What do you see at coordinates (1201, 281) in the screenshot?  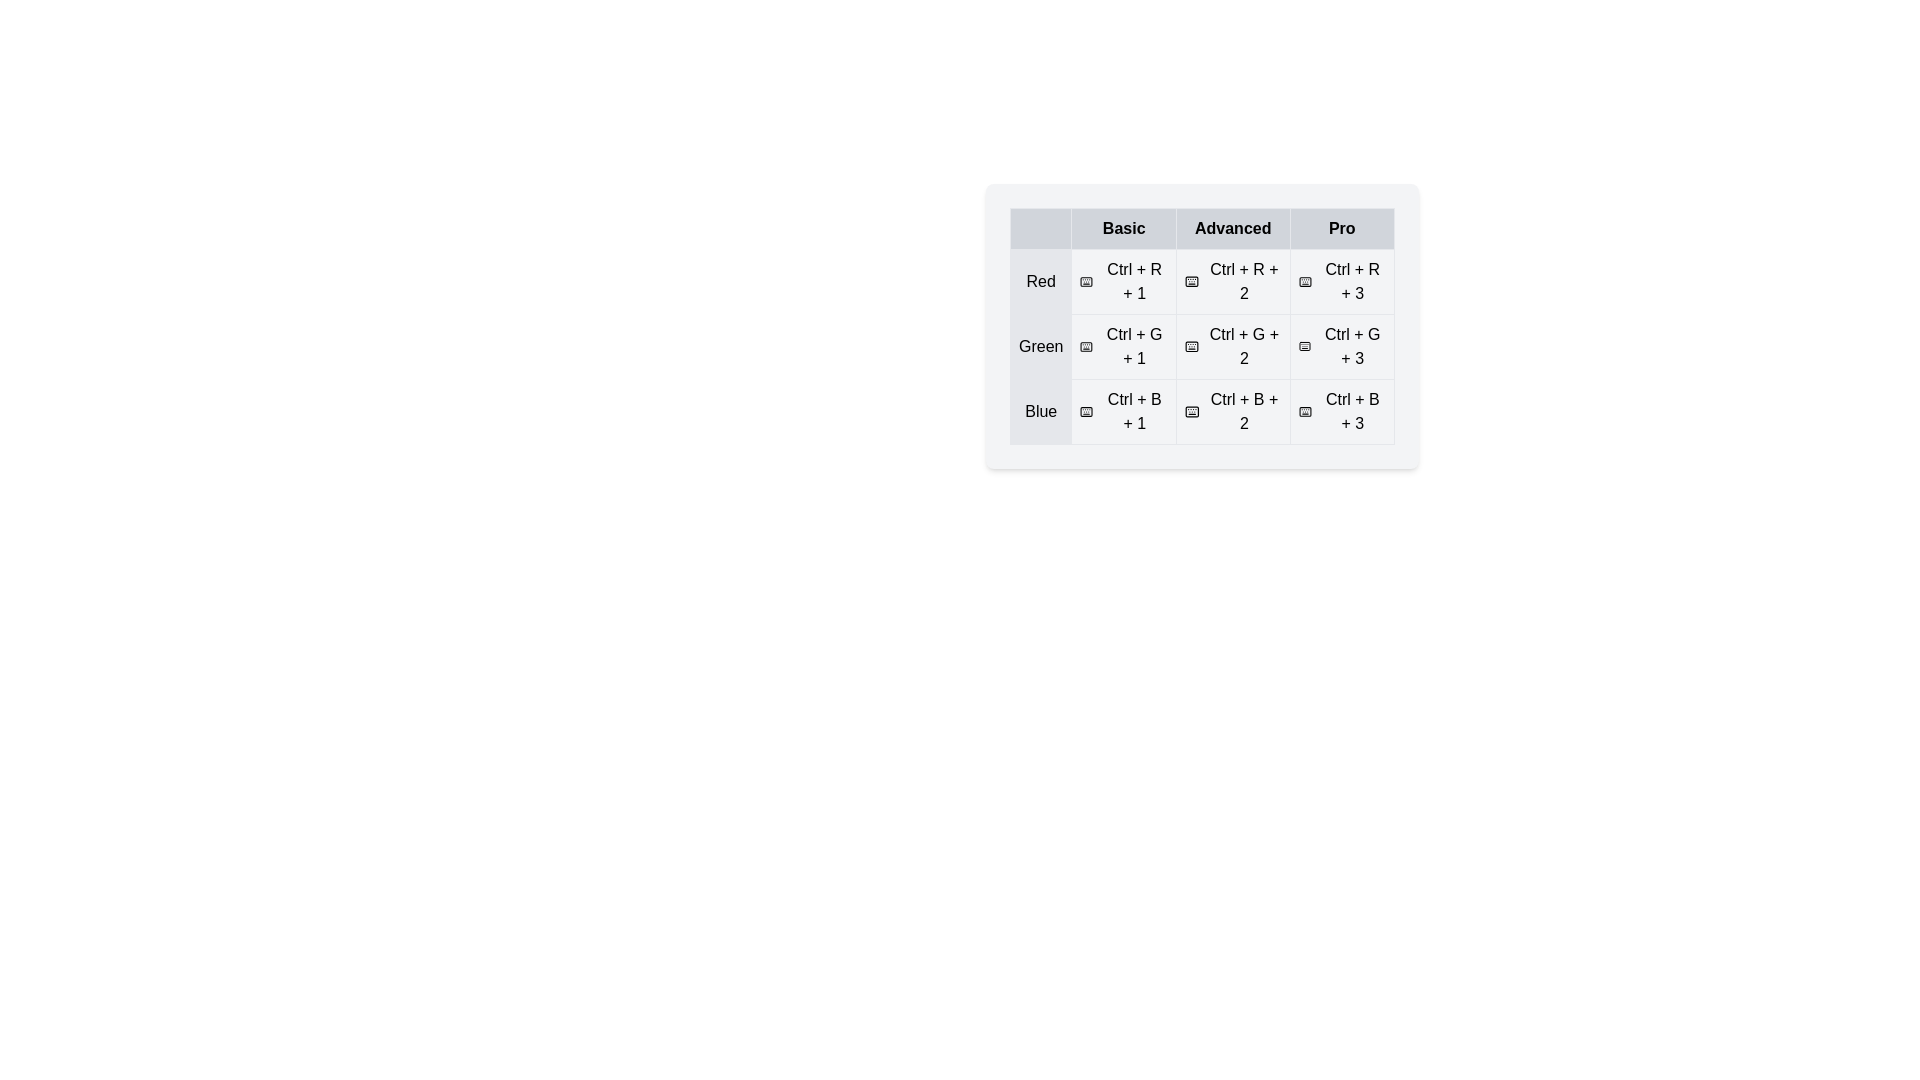 I see `the static text display labeled 'Ctrl + R + 2' with a keyboard icon, located in the second column of the first row under the 'Red' label in a table` at bounding box center [1201, 281].